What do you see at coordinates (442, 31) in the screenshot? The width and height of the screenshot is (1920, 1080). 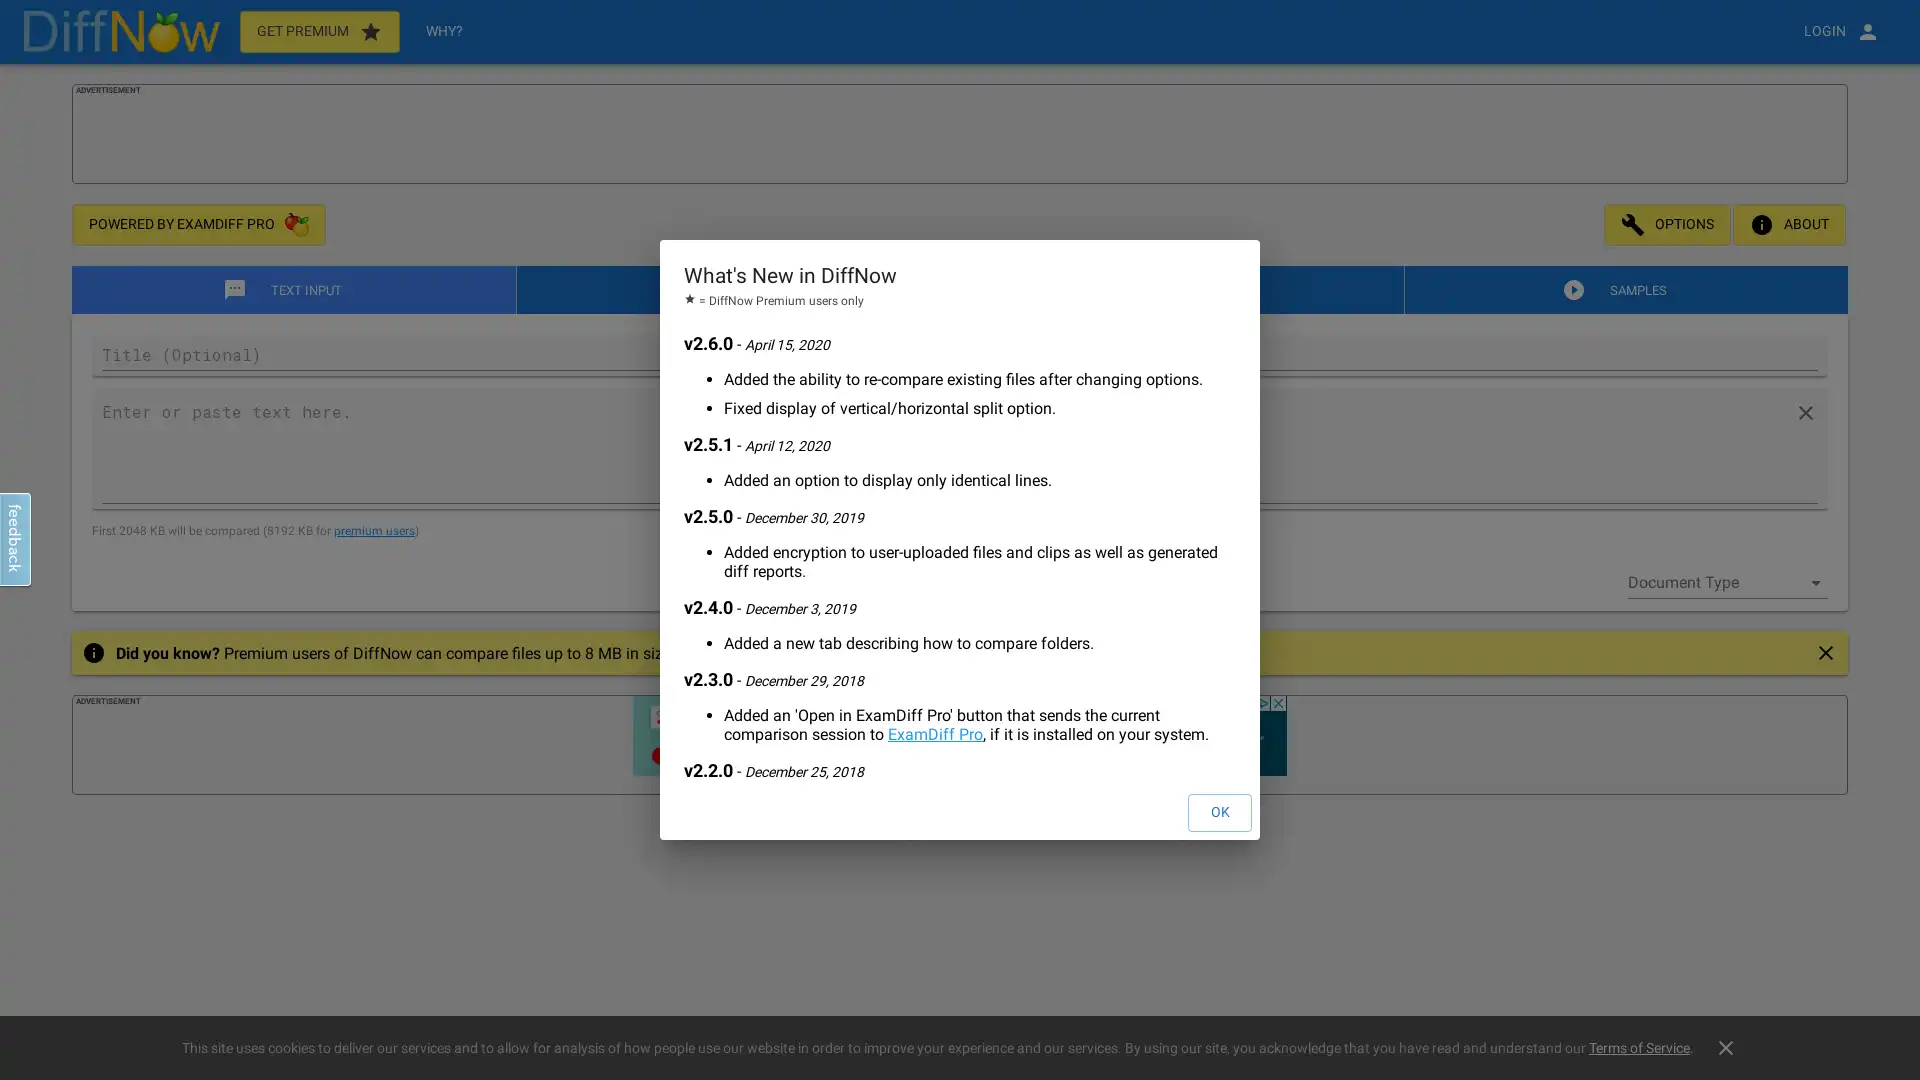 I see `WHY?` at bounding box center [442, 31].